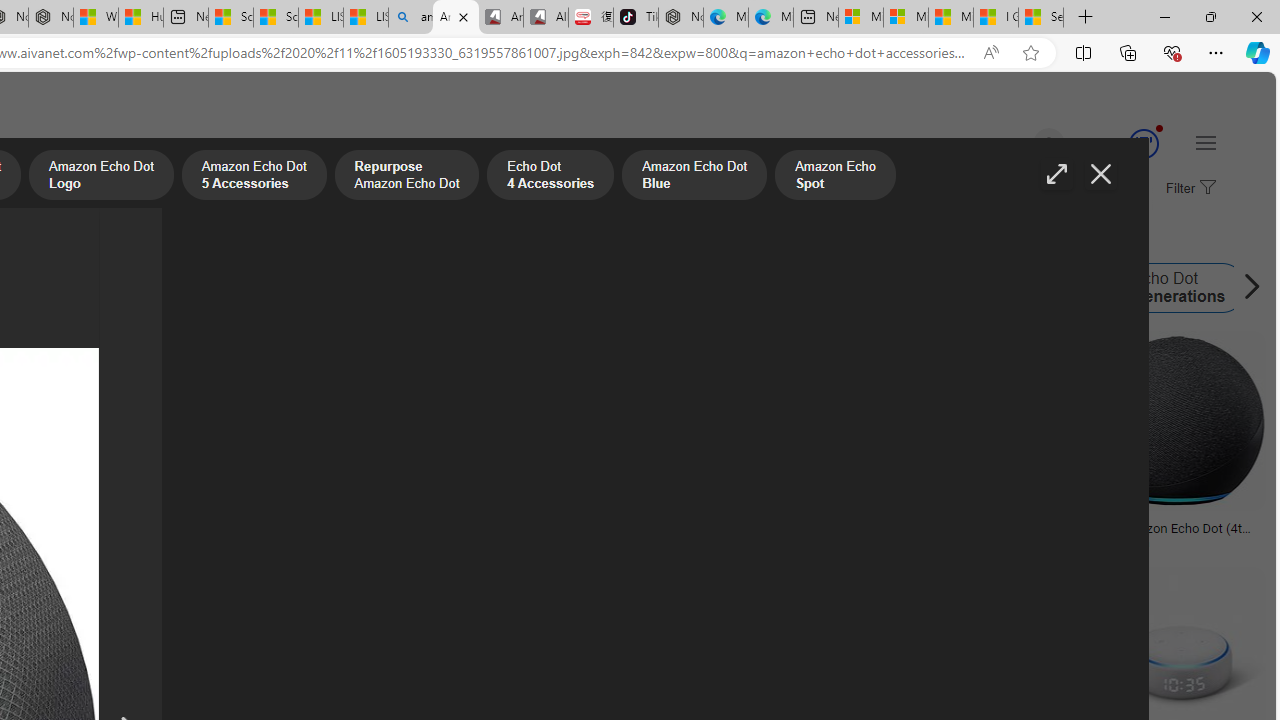 The width and height of the screenshot is (1280, 720). Describe the element at coordinates (905, 17) in the screenshot. I see `'Microsoft account | Privacy'` at that location.